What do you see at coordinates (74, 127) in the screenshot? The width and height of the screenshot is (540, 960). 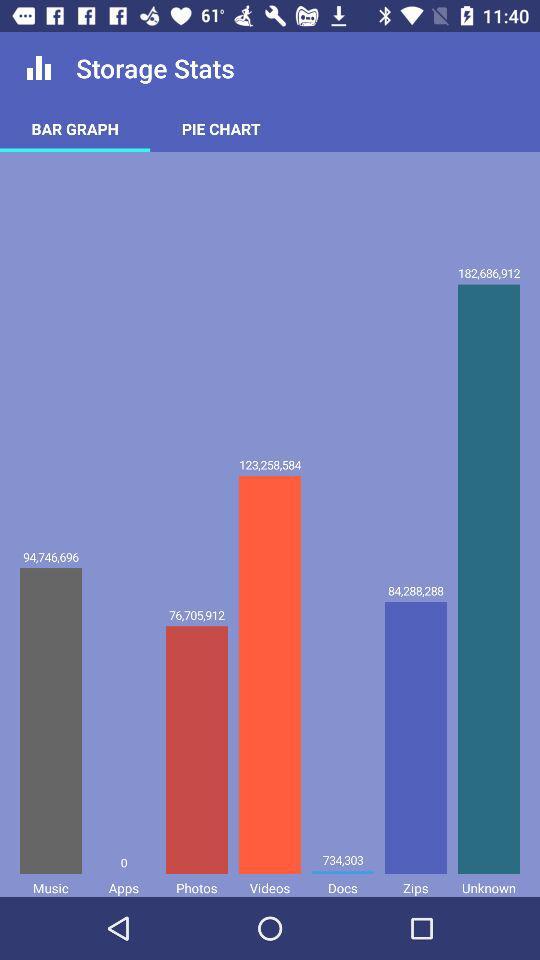 I see `bar graph item` at bounding box center [74, 127].